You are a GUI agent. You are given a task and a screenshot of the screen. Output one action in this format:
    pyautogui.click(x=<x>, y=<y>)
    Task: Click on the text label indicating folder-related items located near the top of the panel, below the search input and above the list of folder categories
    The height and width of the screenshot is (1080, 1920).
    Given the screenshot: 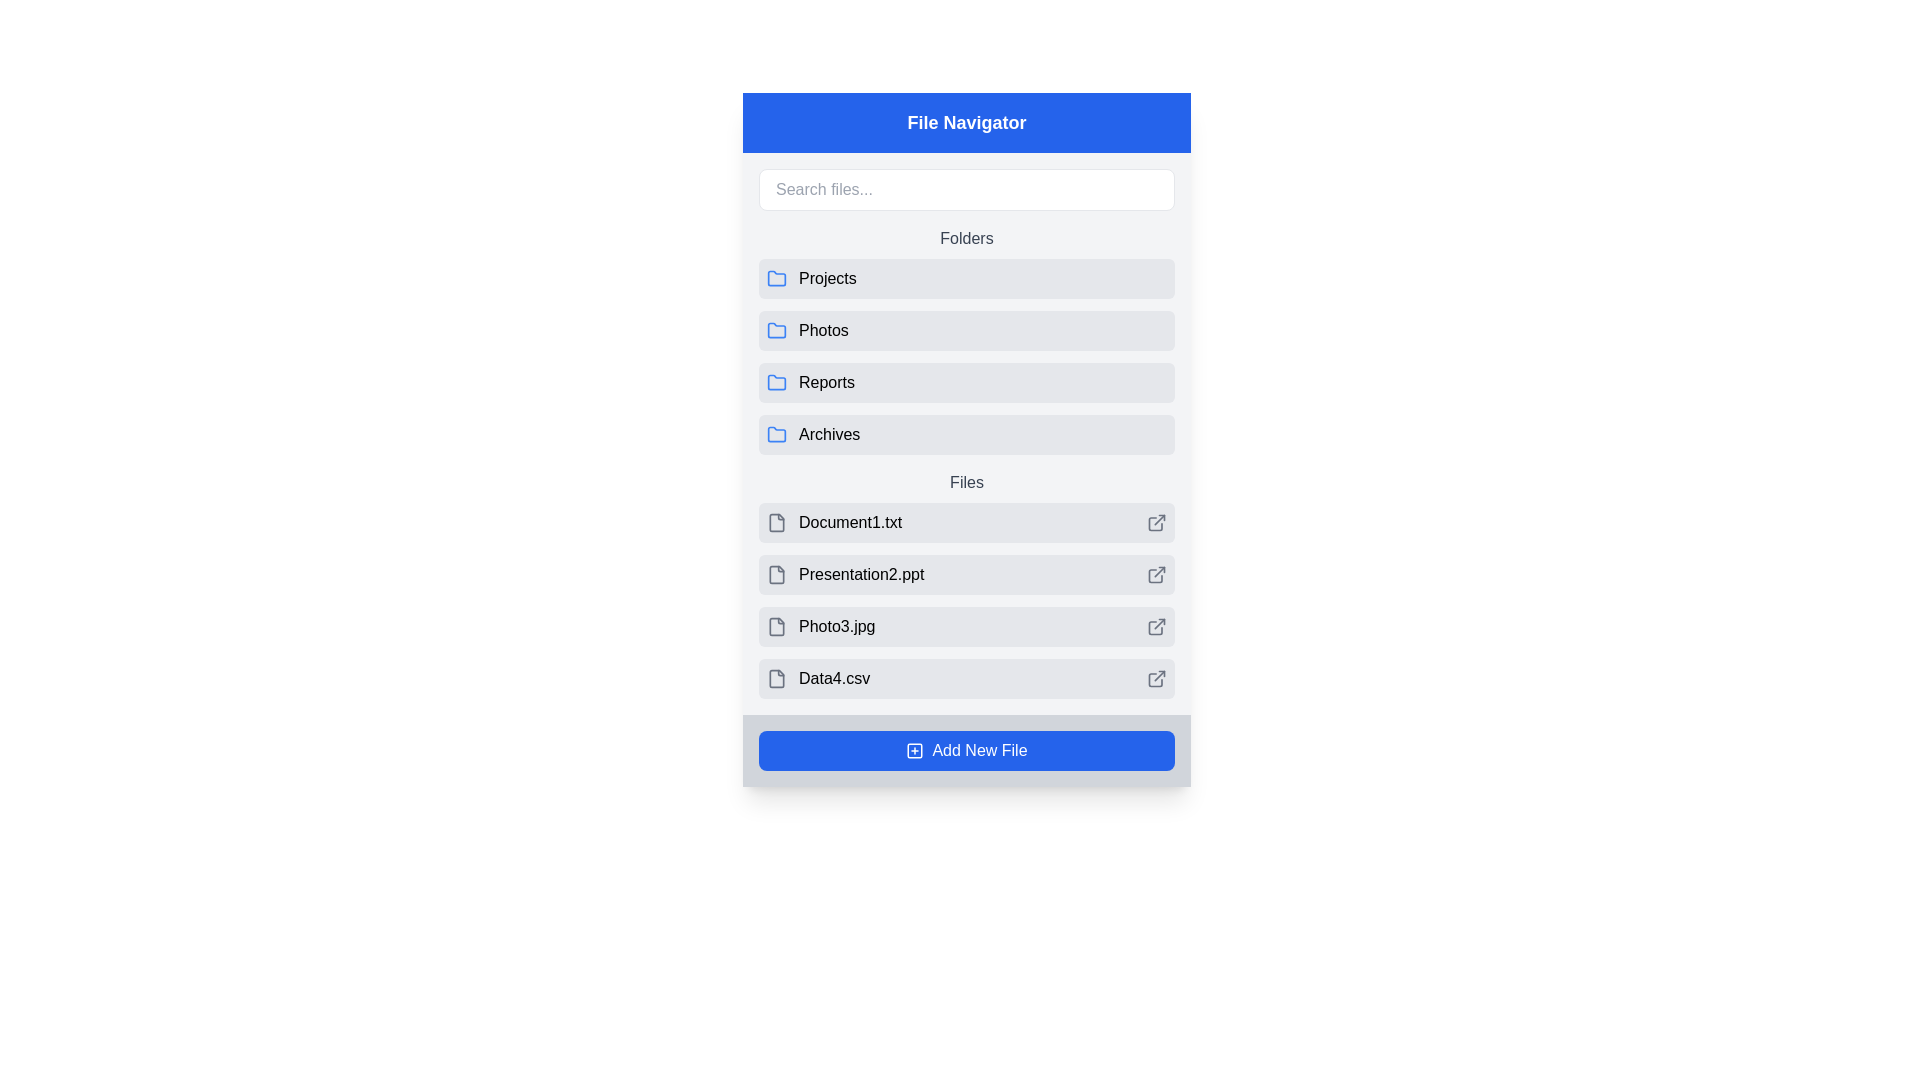 What is the action you would take?
    pyautogui.click(x=966, y=238)
    